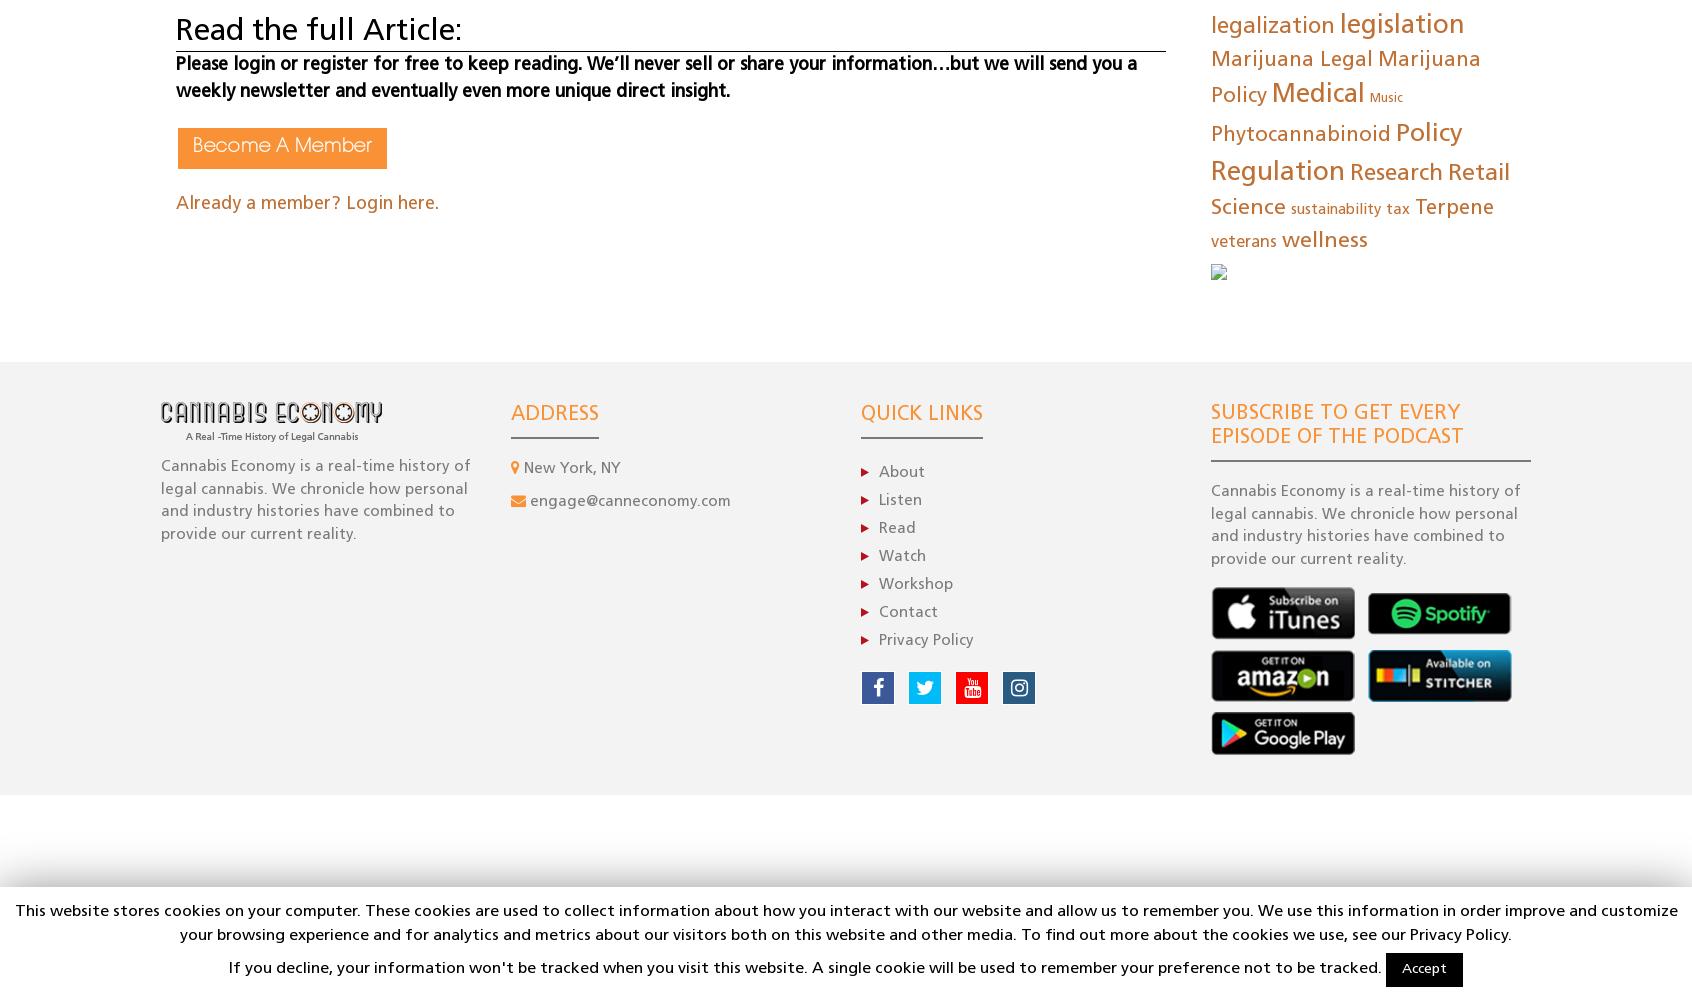 The width and height of the screenshot is (1692, 1000). Describe the element at coordinates (1272, 26) in the screenshot. I see `'legalization'` at that location.